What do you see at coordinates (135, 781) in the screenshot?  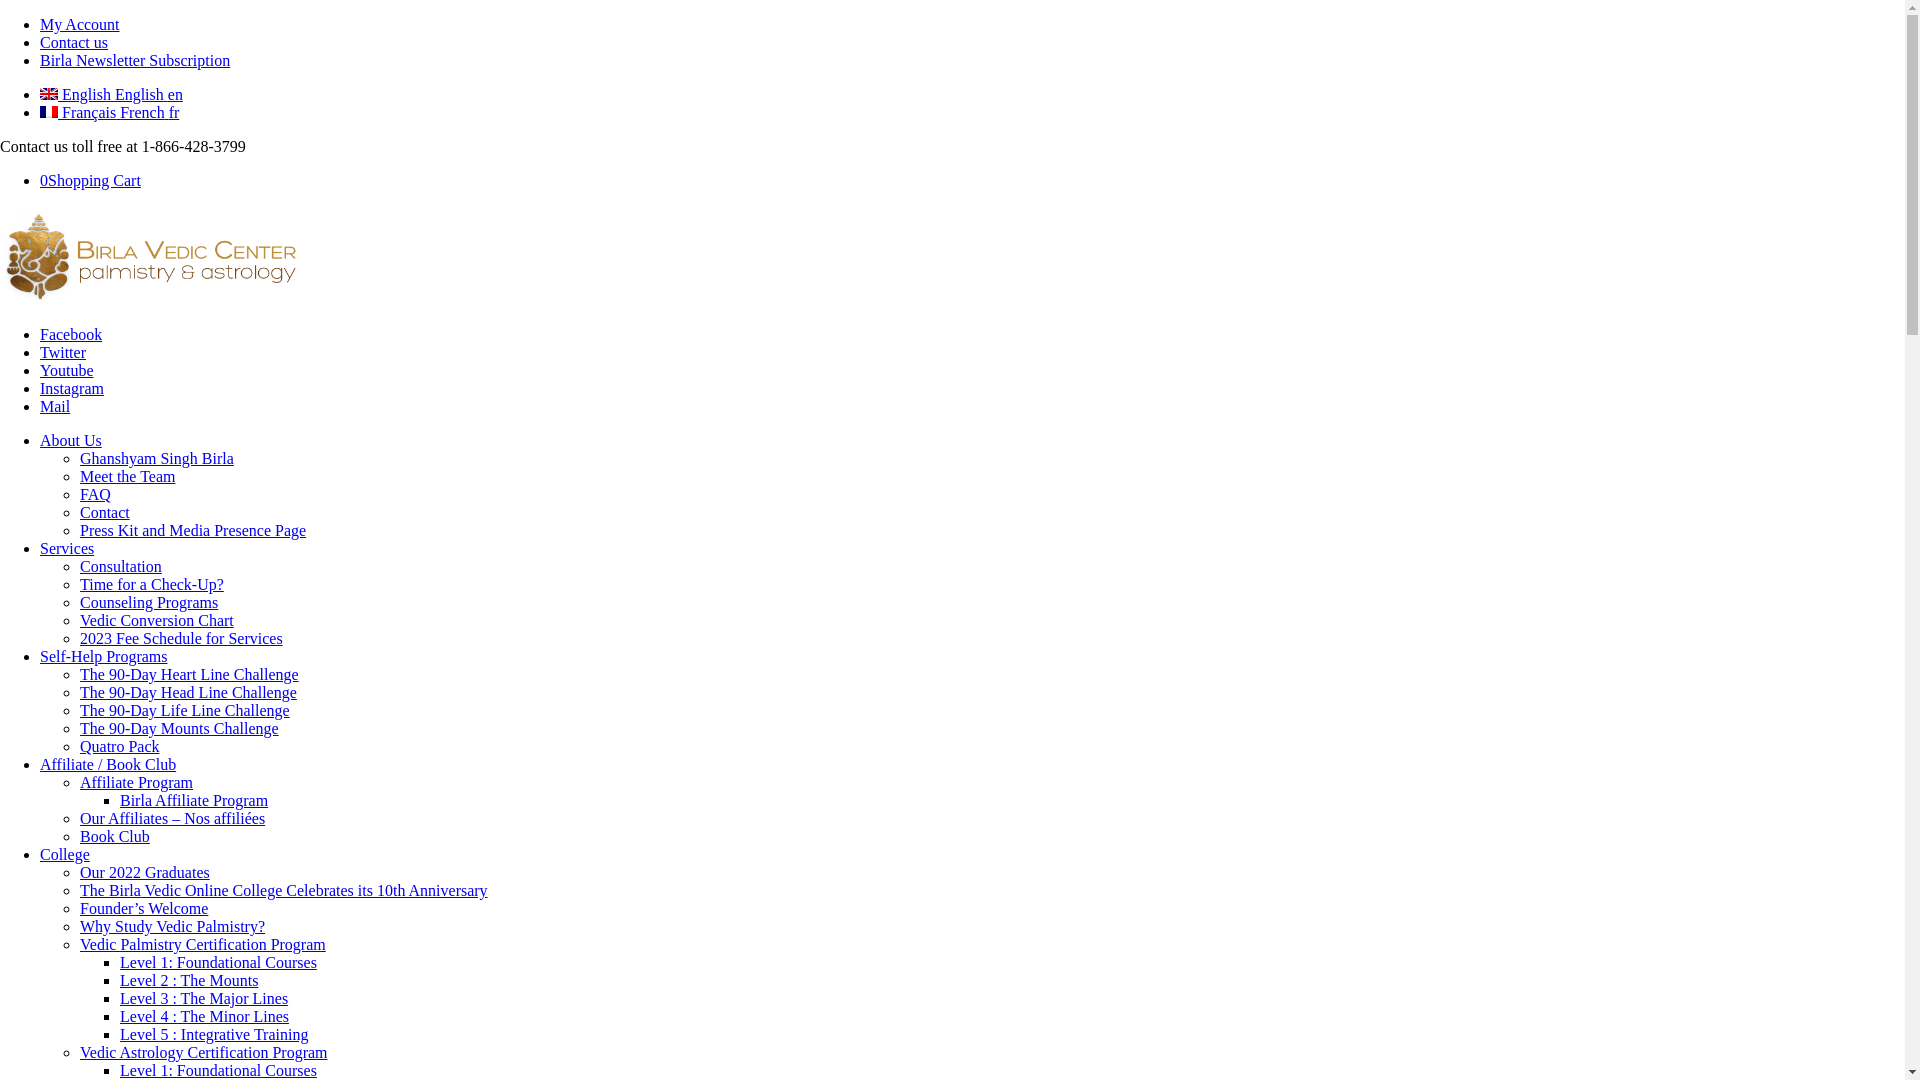 I see `'Affiliate Program'` at bounding box center [135, 781].